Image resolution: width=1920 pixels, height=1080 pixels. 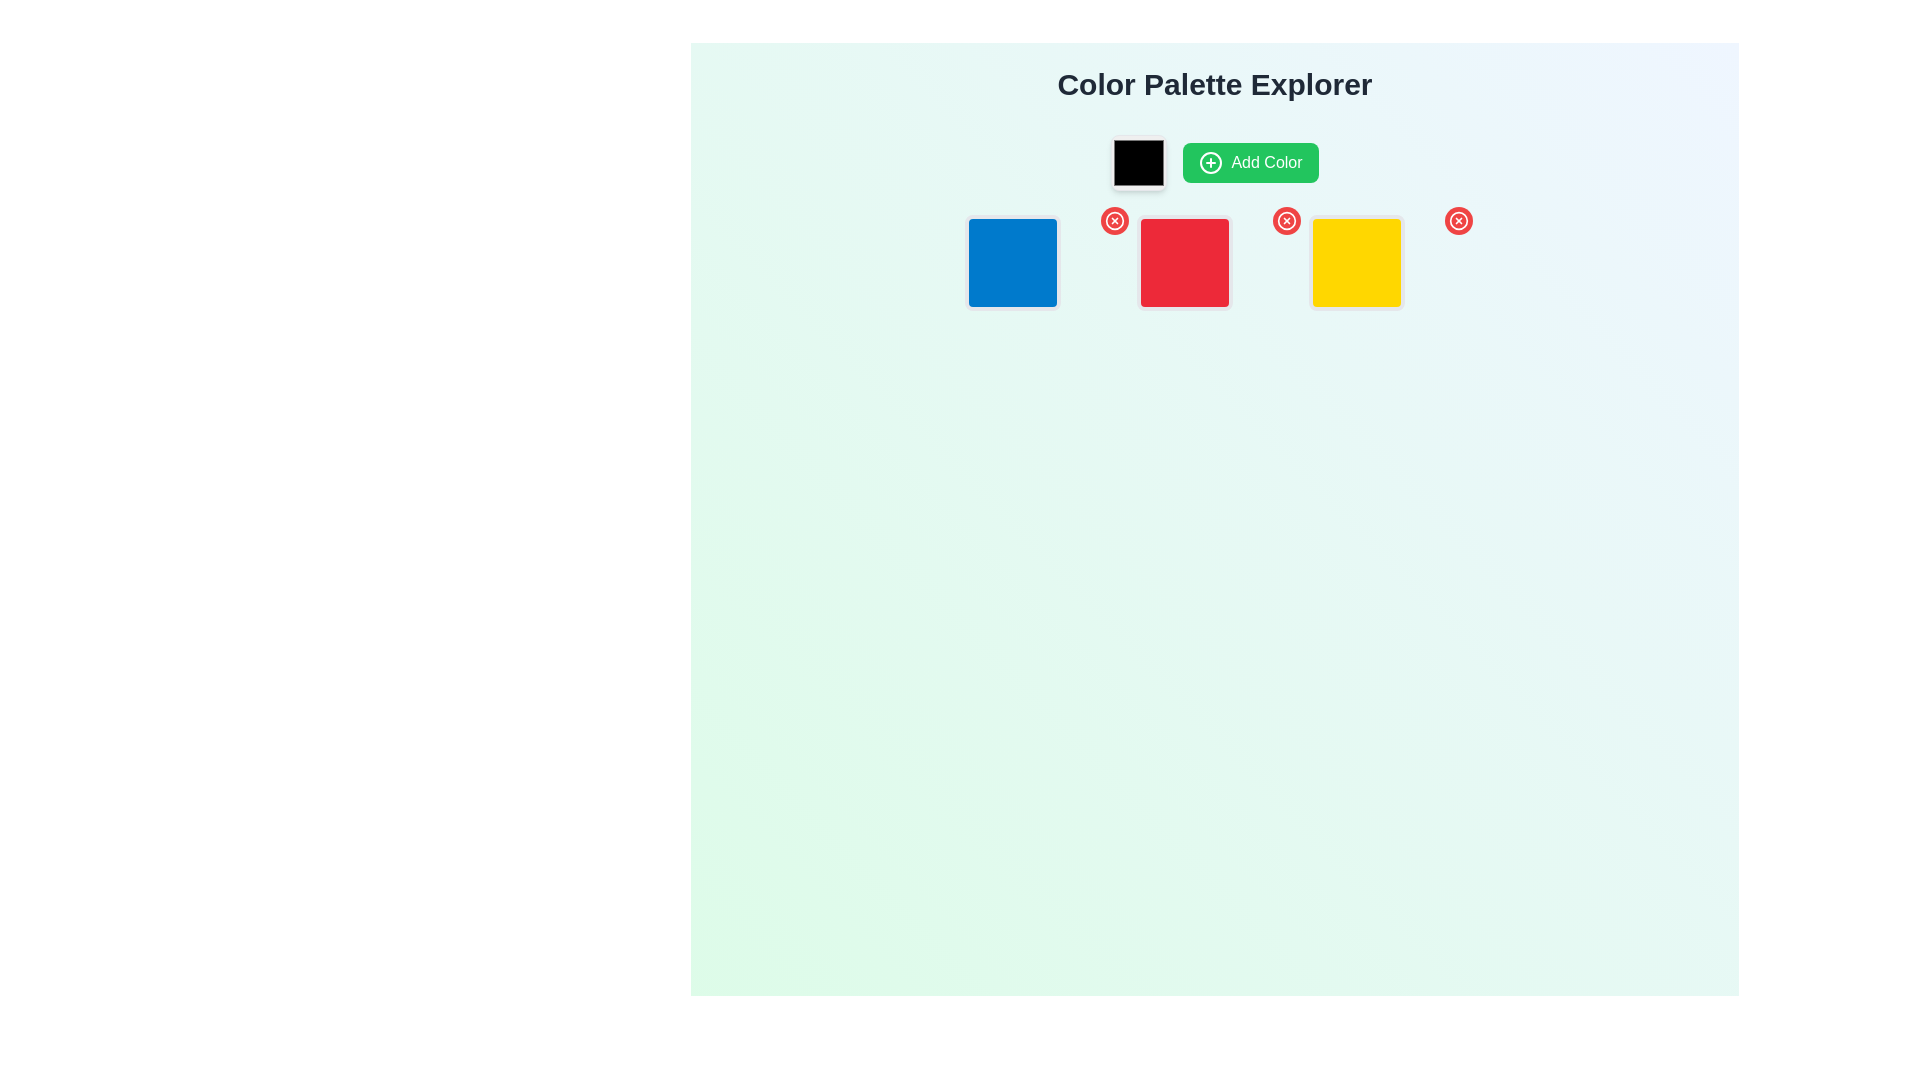 I want to click on to select or interact with the red color block display located below the 'Add Color' button in the color palette grid, so click(x=1213, y=261).